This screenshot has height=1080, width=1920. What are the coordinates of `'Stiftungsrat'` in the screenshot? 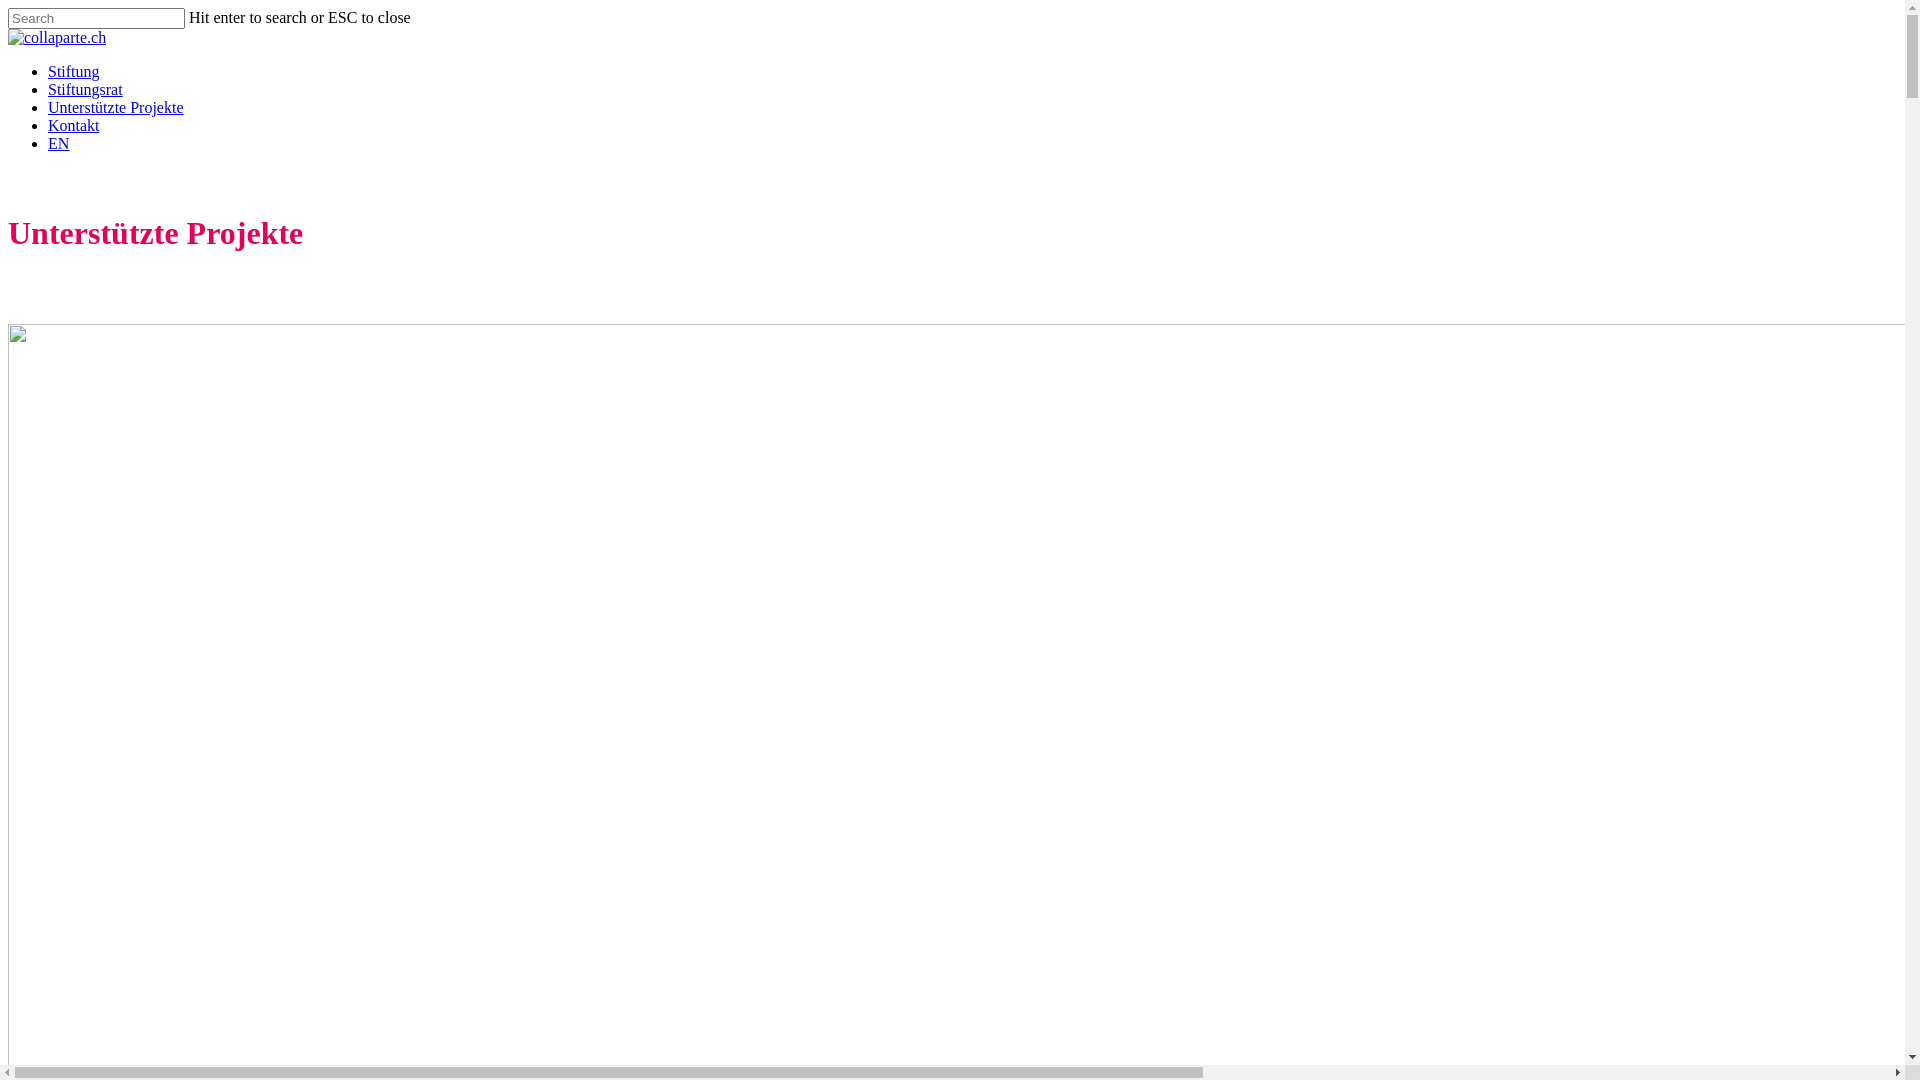 It's located at (48, 88).